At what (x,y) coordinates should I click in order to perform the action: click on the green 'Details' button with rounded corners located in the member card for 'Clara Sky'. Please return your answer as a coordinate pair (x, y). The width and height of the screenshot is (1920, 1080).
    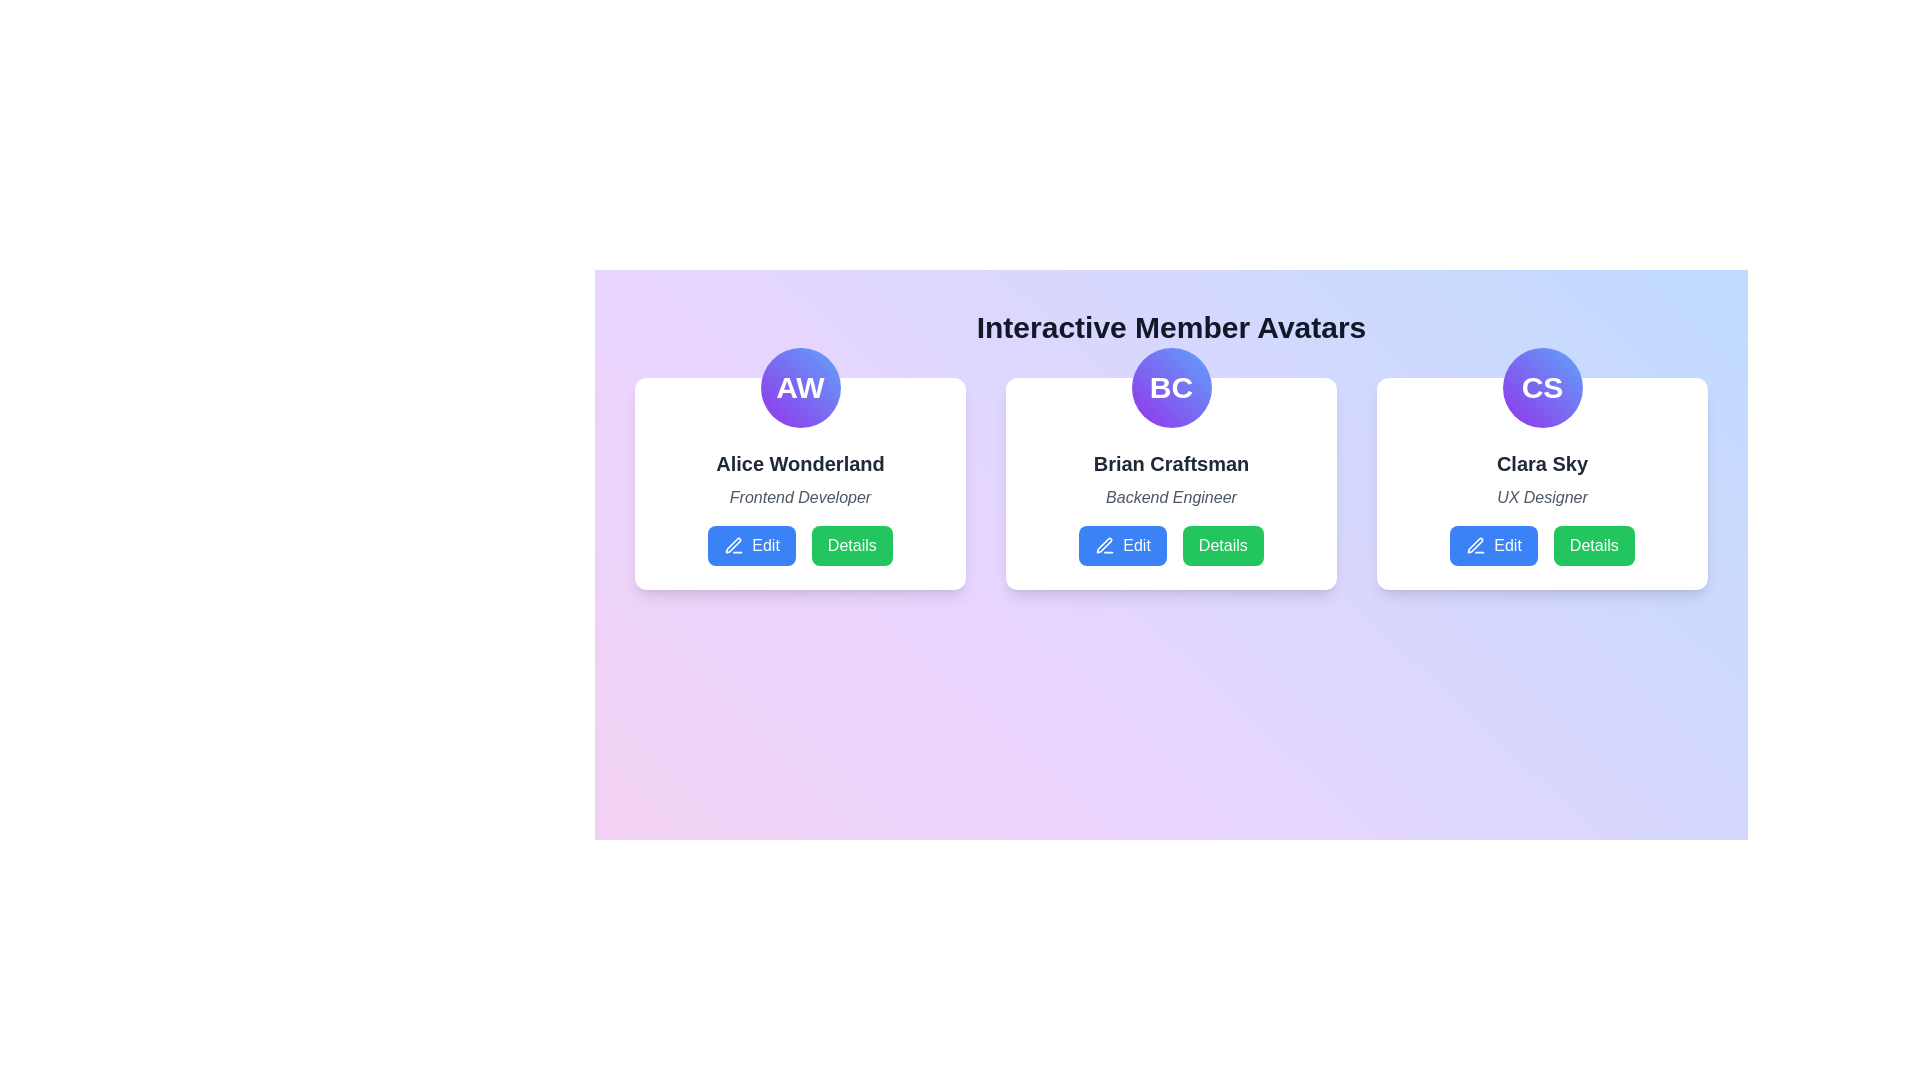
    Looking at the image, I should click on (1593, 546).